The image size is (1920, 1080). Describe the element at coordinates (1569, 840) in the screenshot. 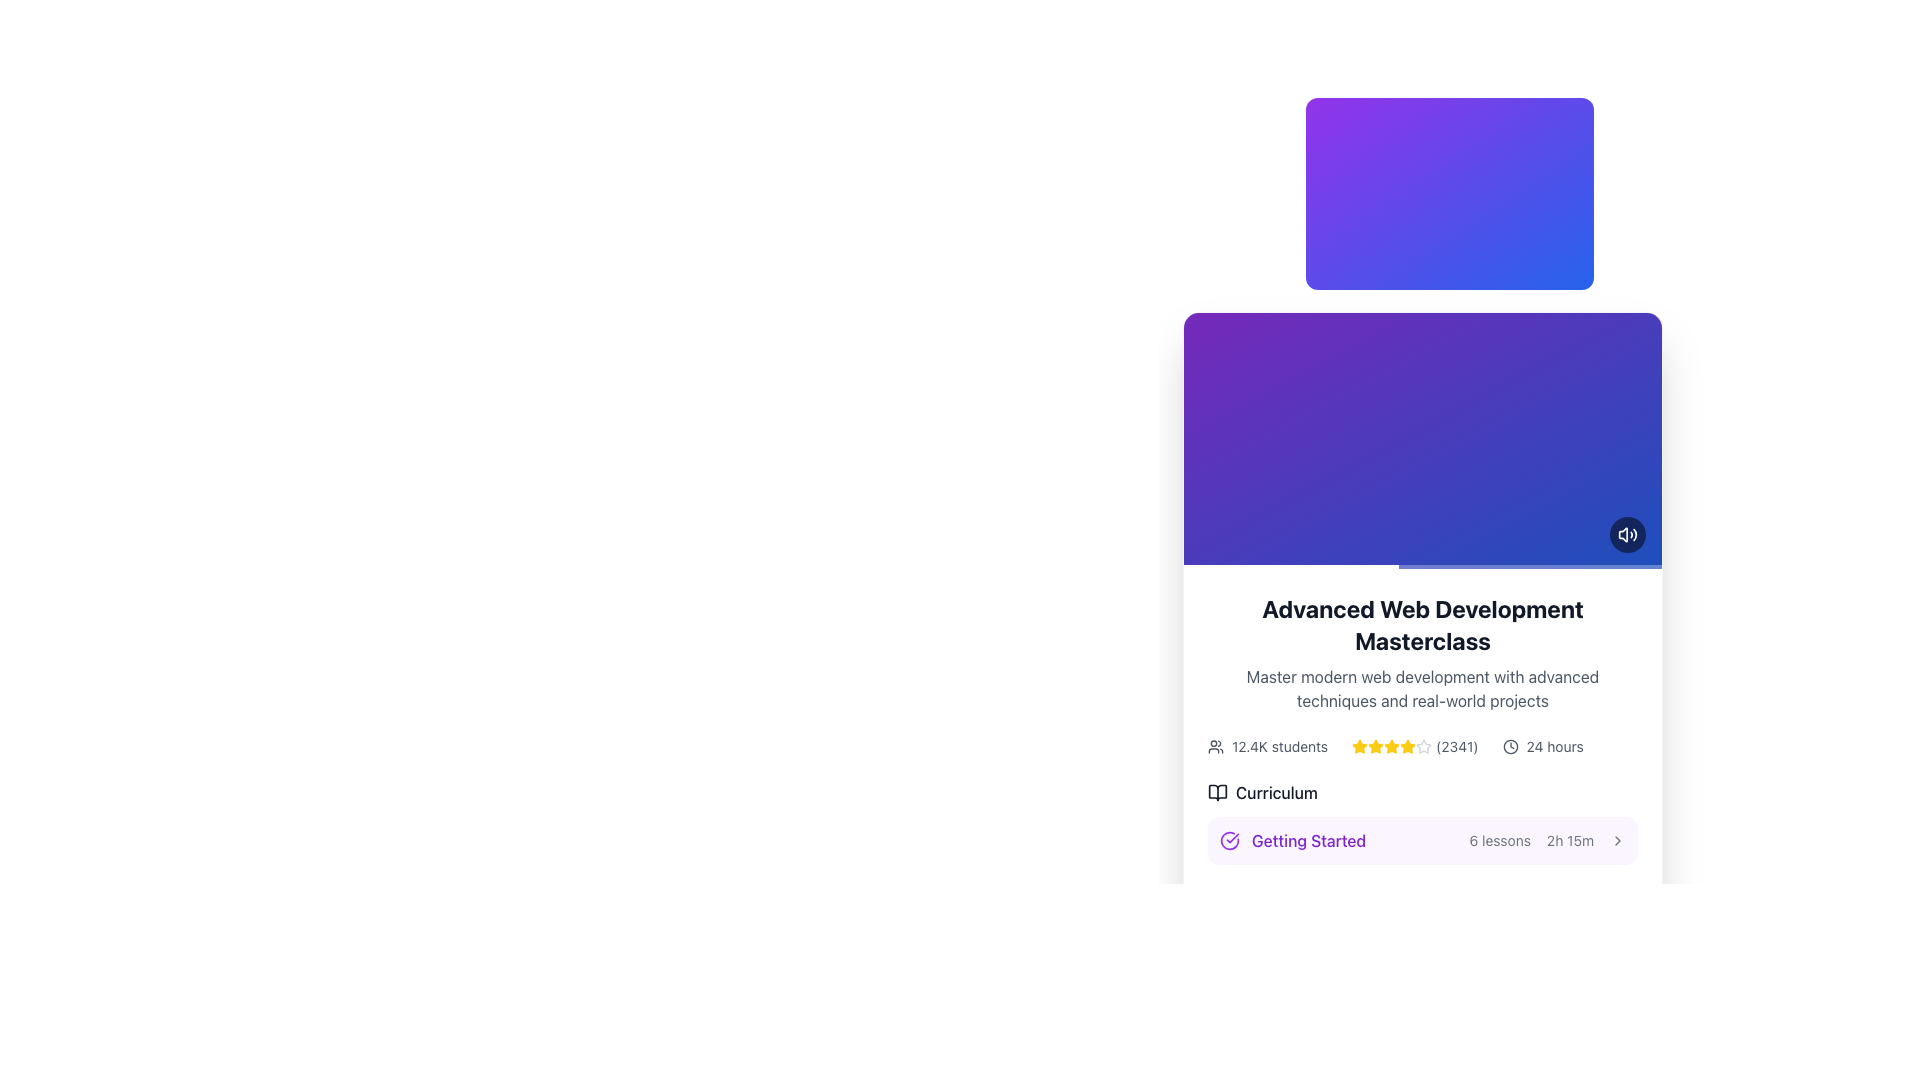

I see `the text element that represents the total duration of activities, positioned immediately after '6 lessons' and before an SVG icon in the 'Getting Started' section` at that location.